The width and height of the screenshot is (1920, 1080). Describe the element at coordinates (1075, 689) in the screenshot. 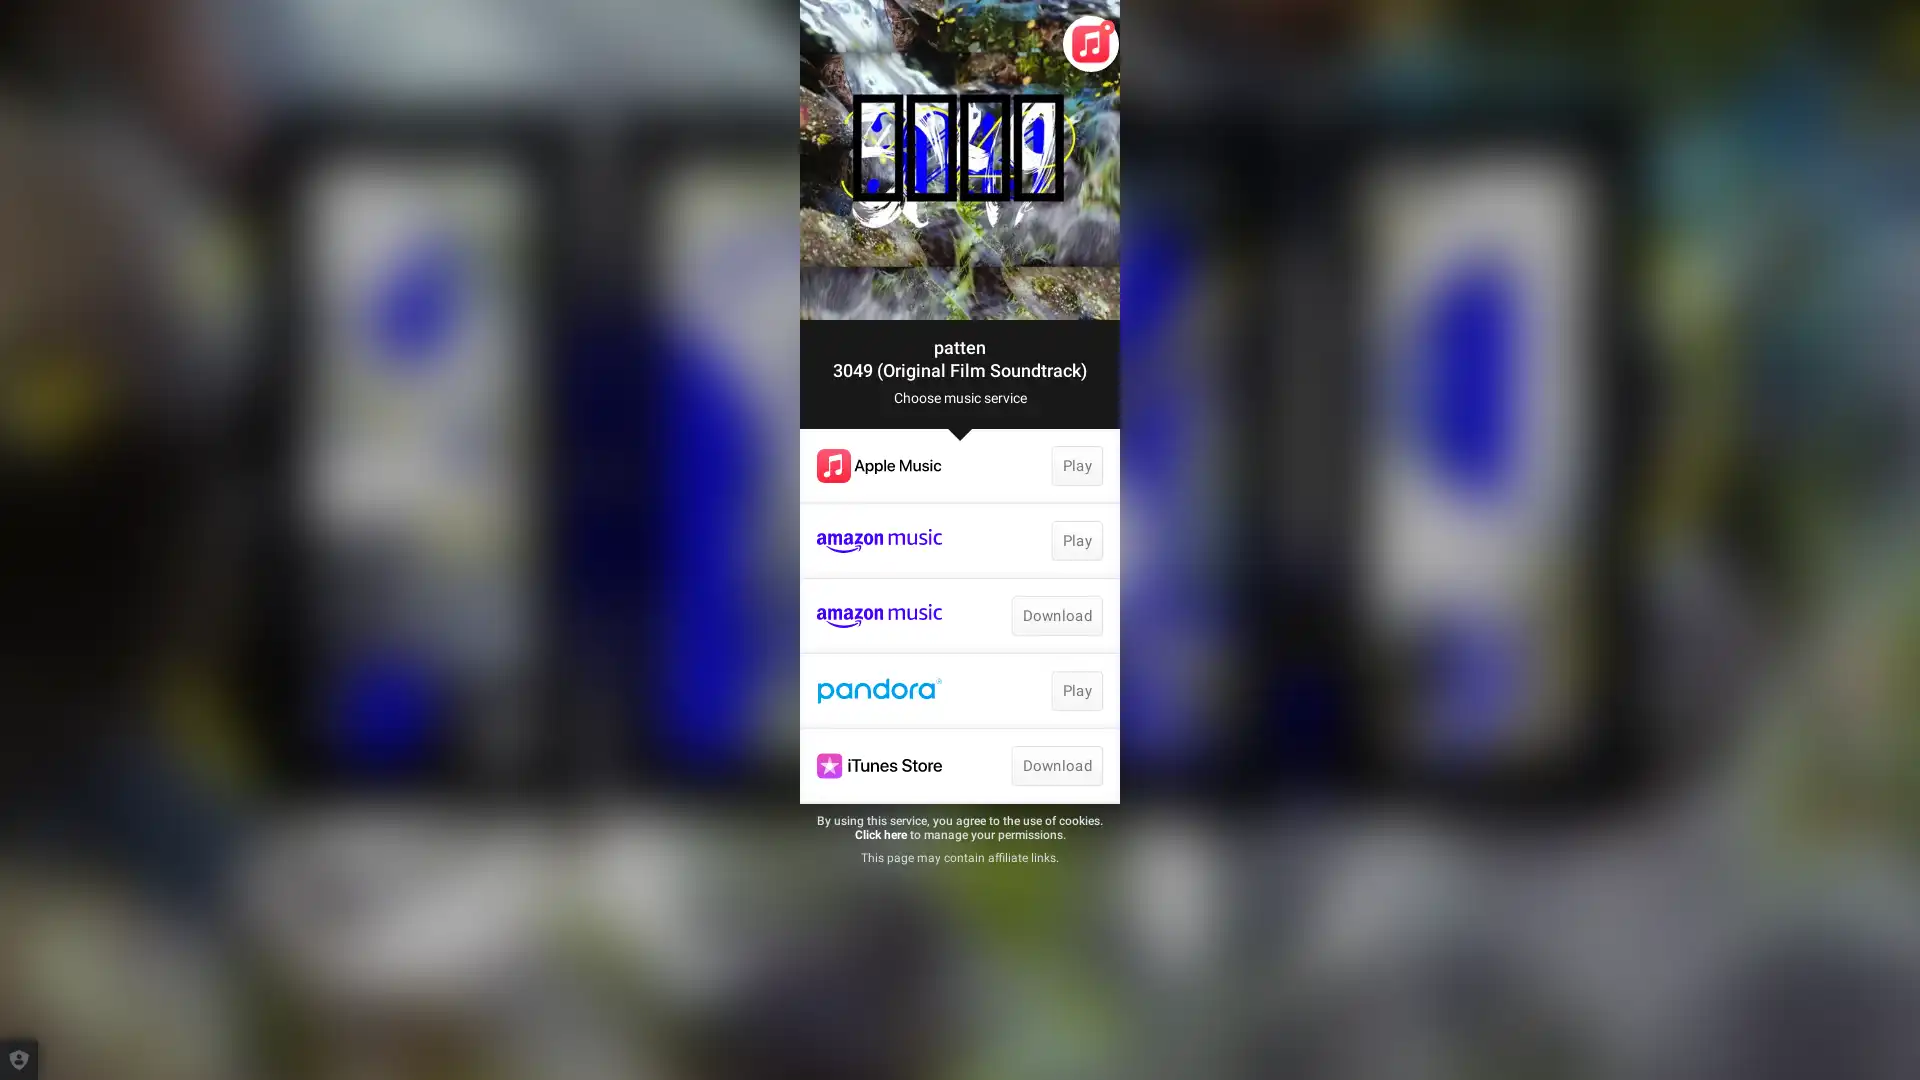

I see `Play` at that location.